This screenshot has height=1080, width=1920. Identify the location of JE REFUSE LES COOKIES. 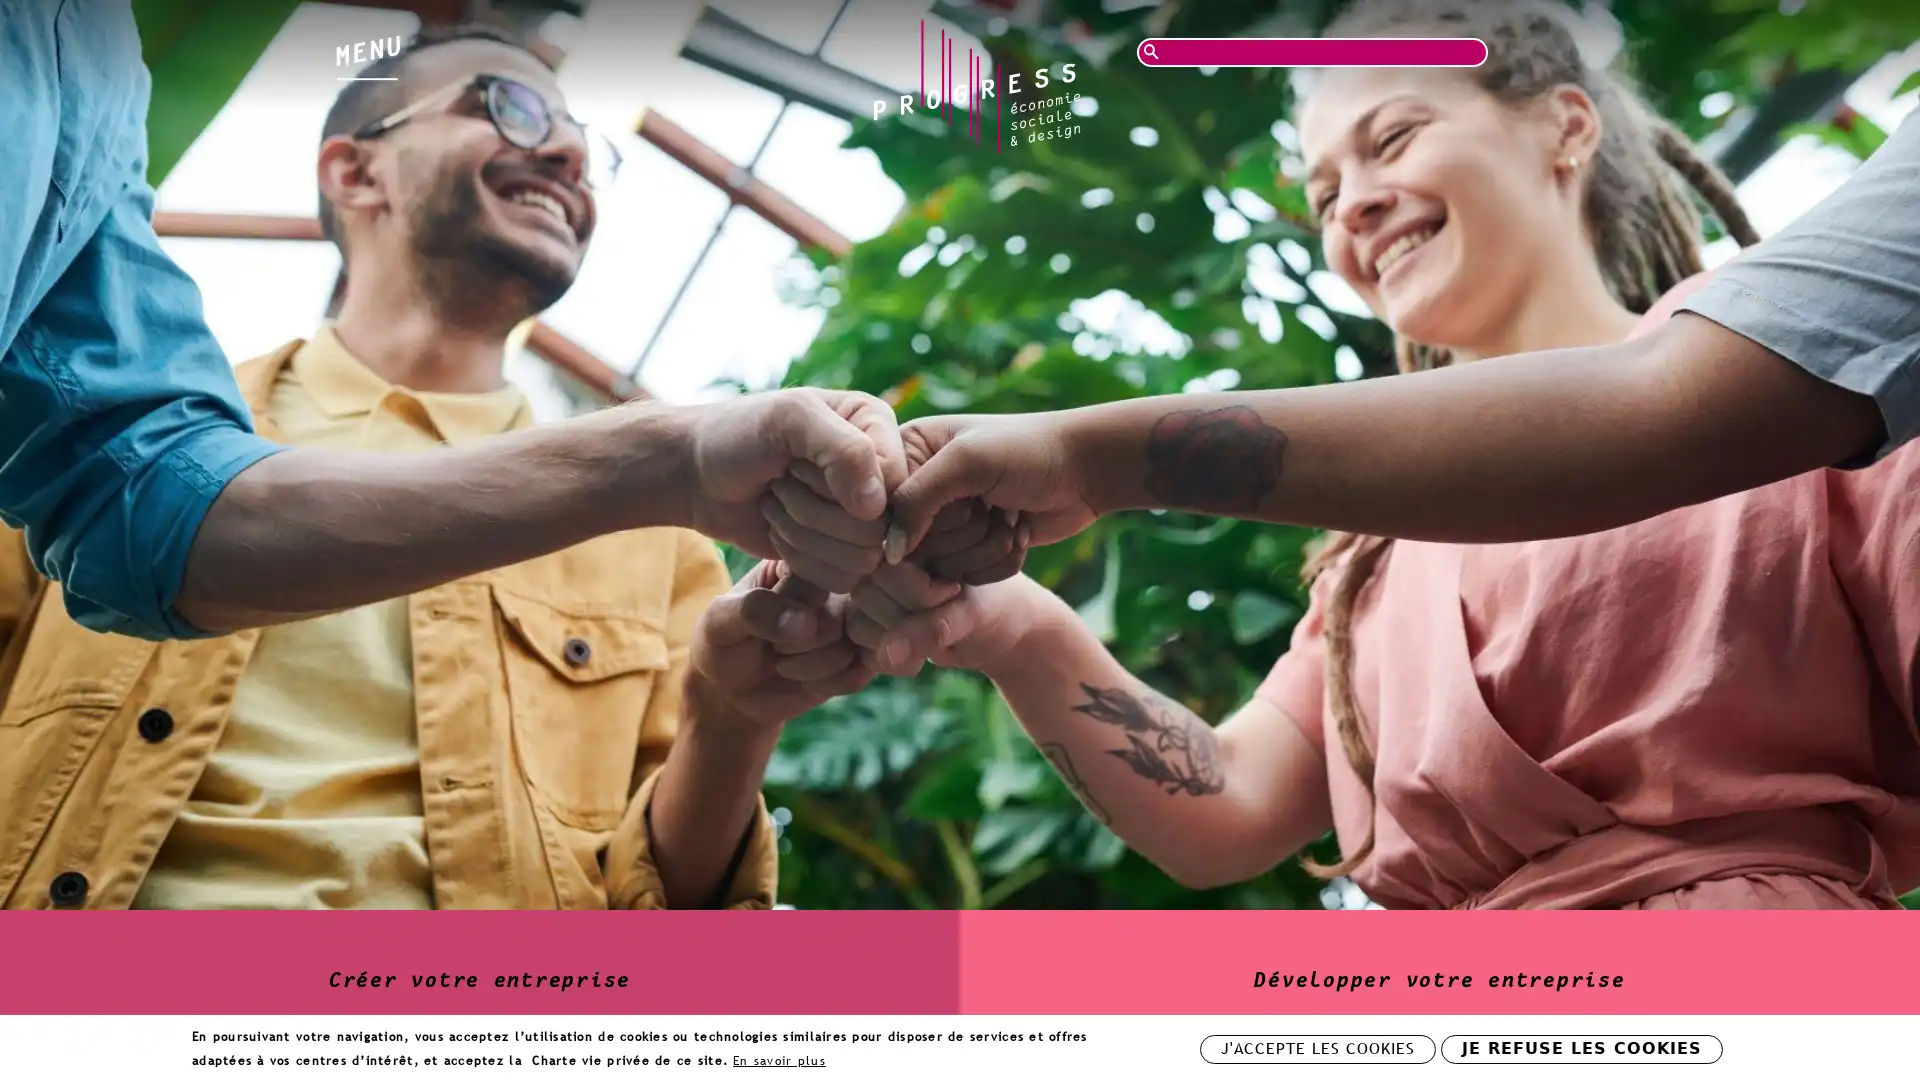
(1581, 1048).